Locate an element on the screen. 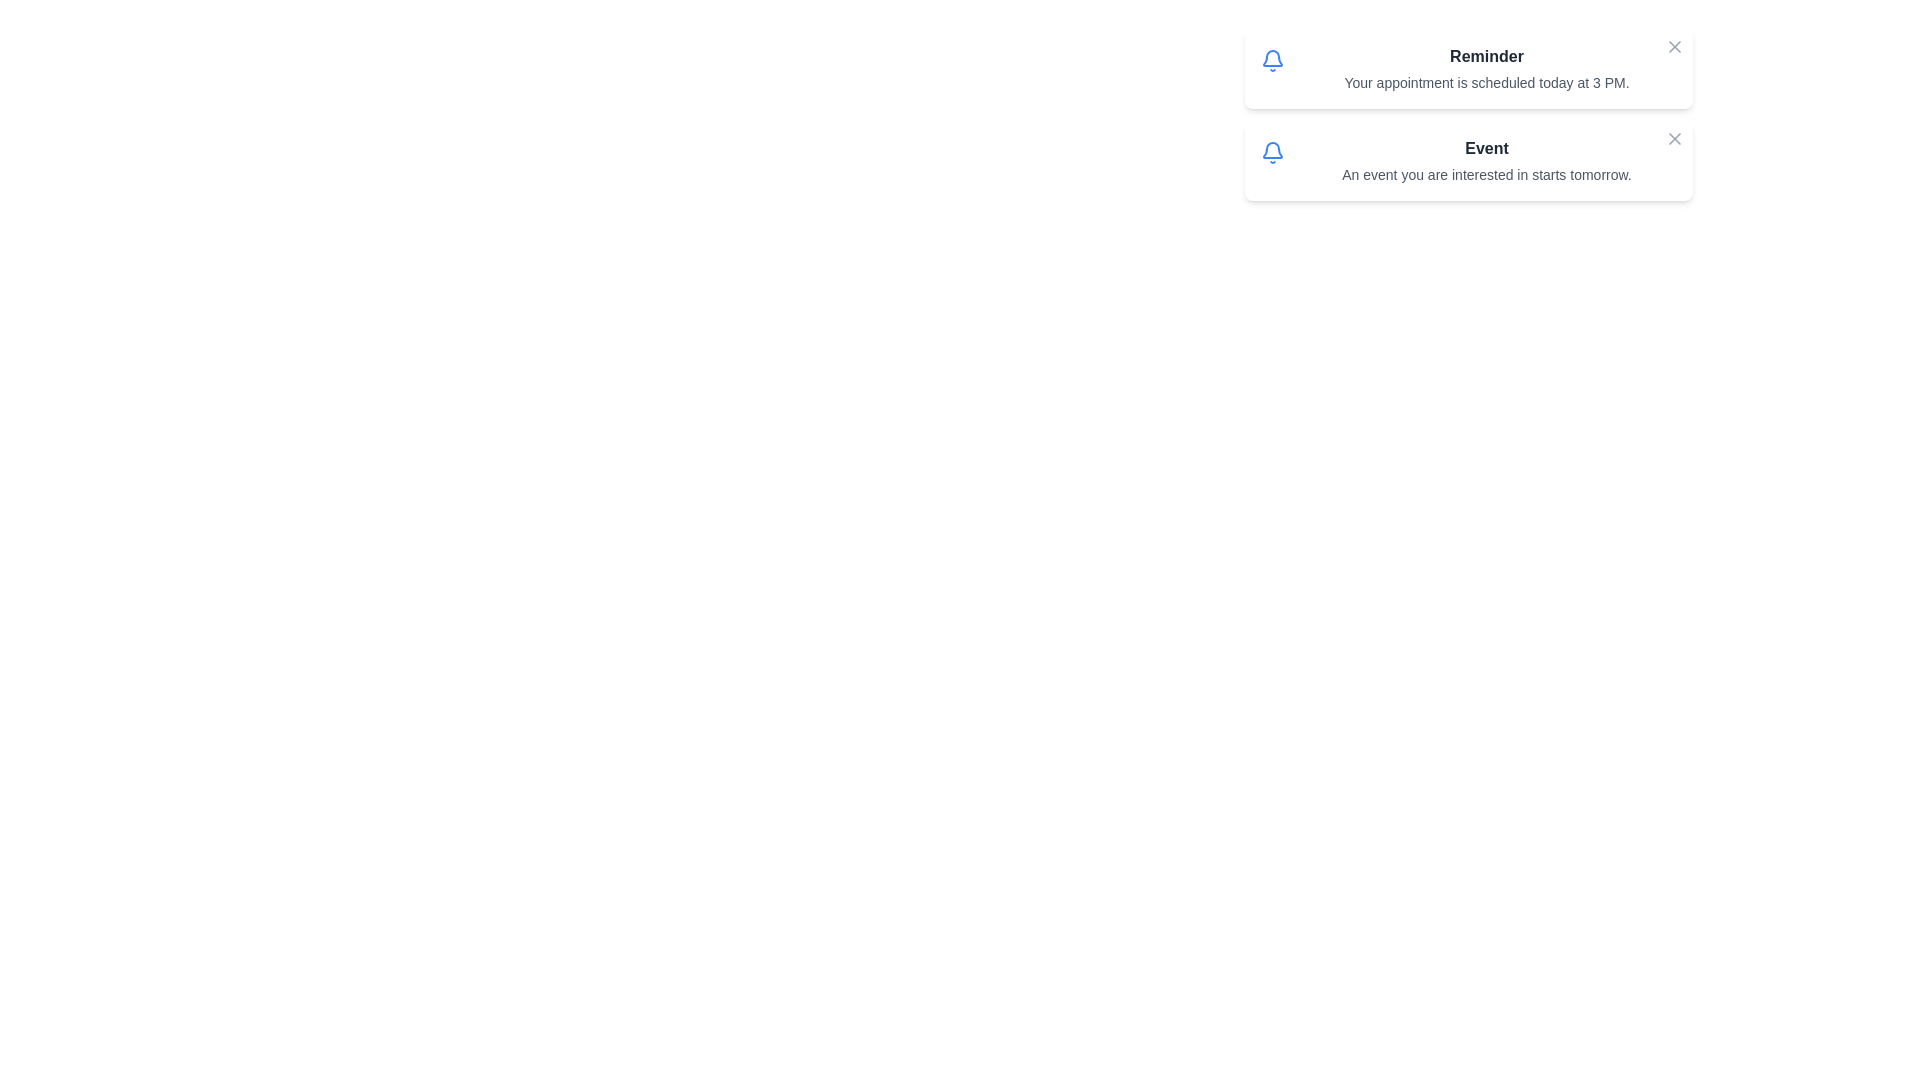  the textual description that states 'An event you are interested in starts tomorrow.' which is styled with a smaller font size and gray text, located below the 'Event' header is located at coordinates (1487, 173).